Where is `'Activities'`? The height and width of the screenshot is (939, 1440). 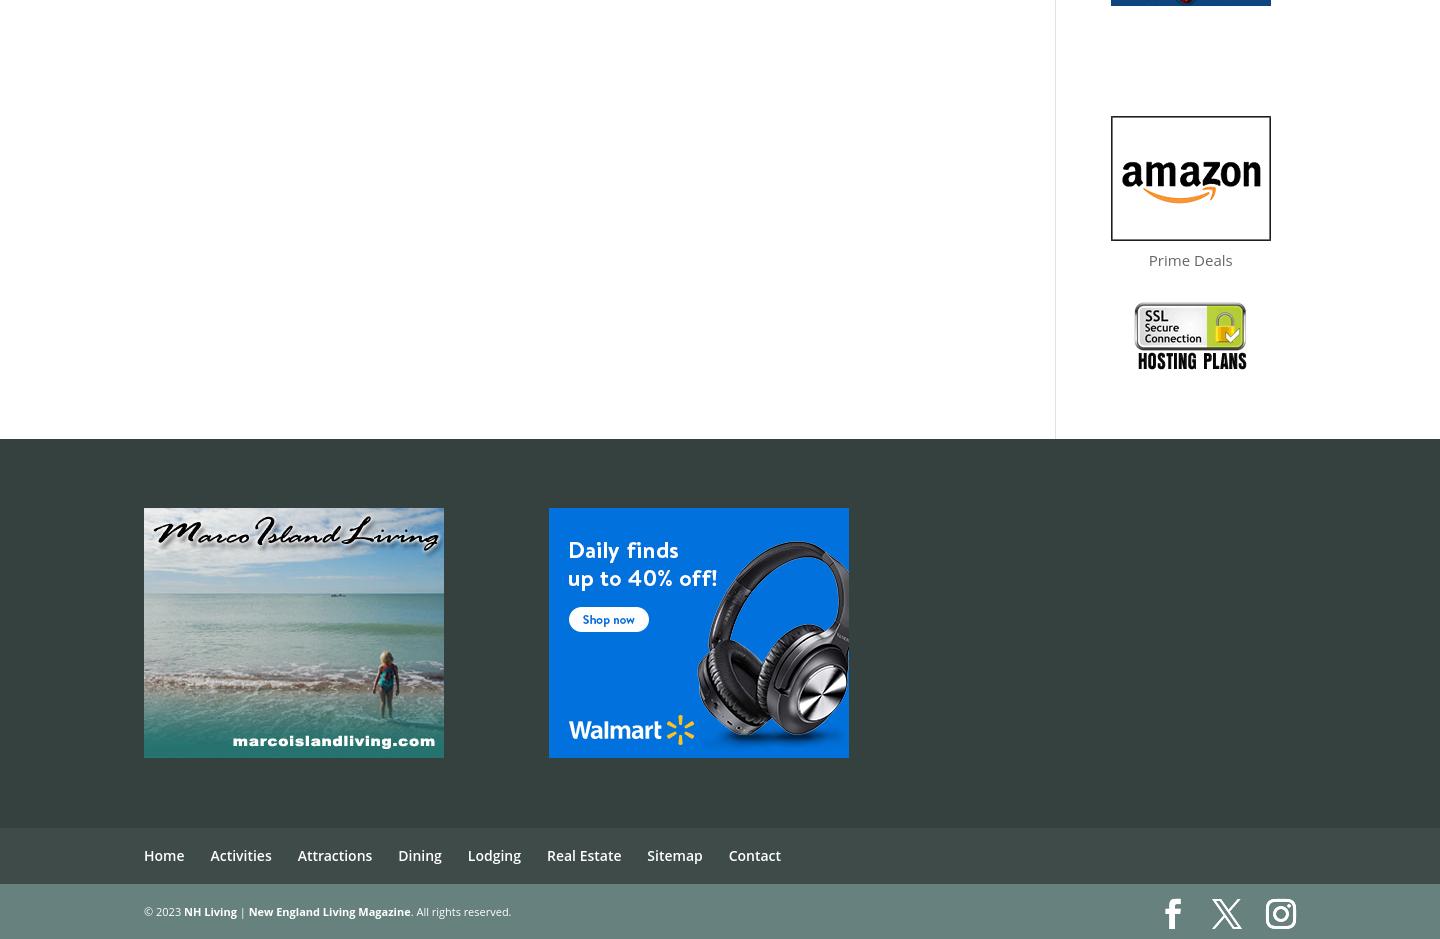
'Activities' is located at coordinates (240, 854).